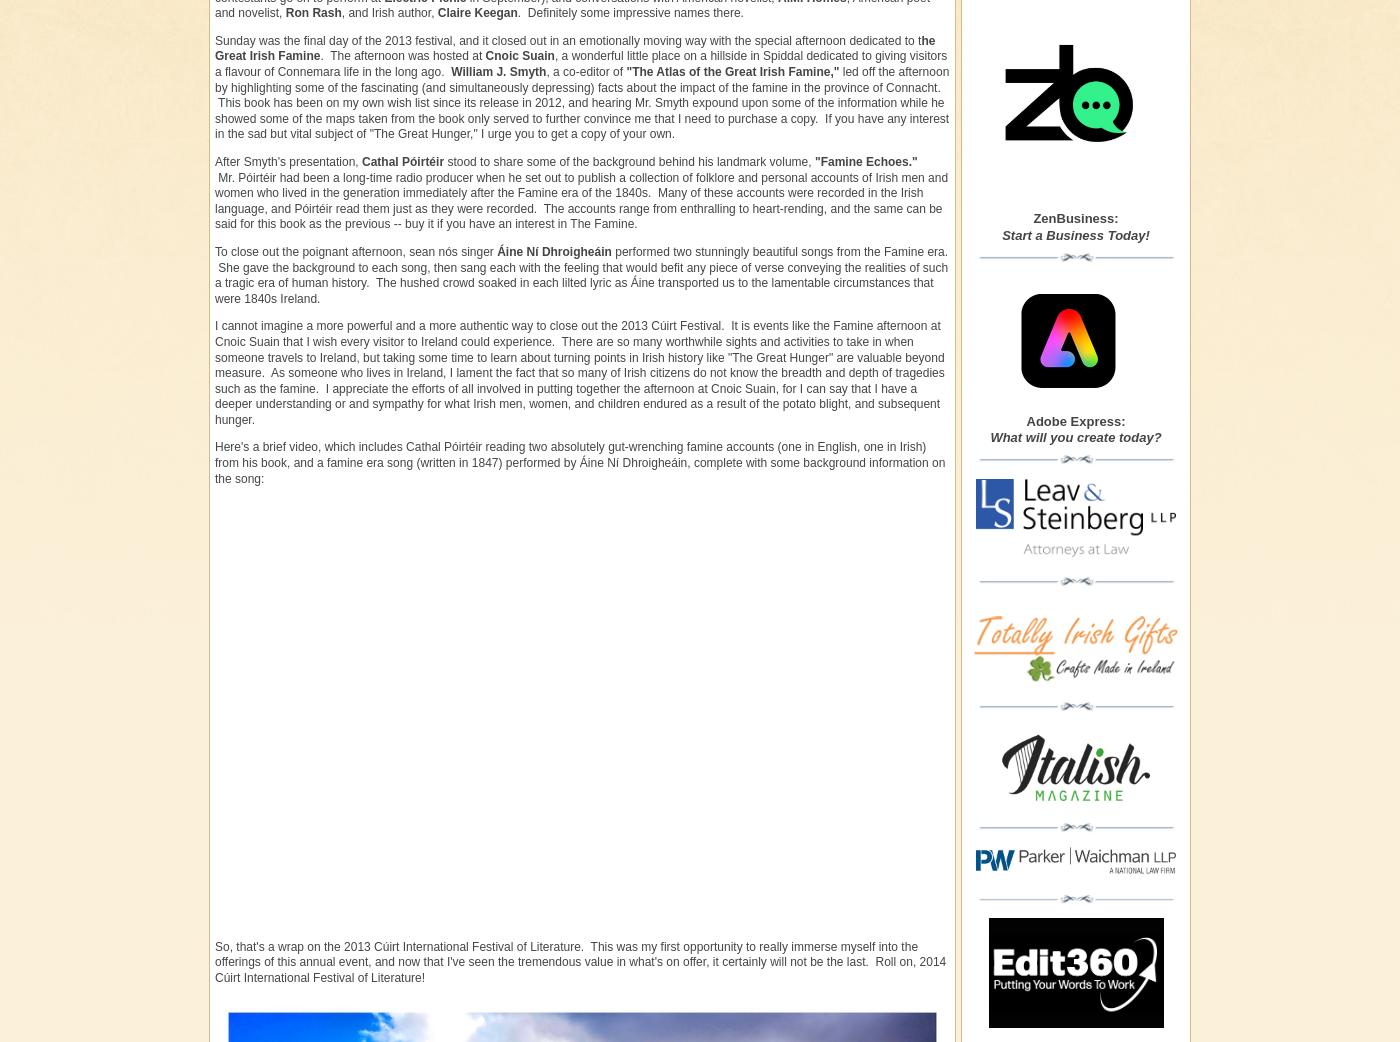 The image size is (1400, 1042). Describe the element at coordinates (553, 250) in the screenshot. I see `'Áine Ní Dhroigheáin'` at that location.